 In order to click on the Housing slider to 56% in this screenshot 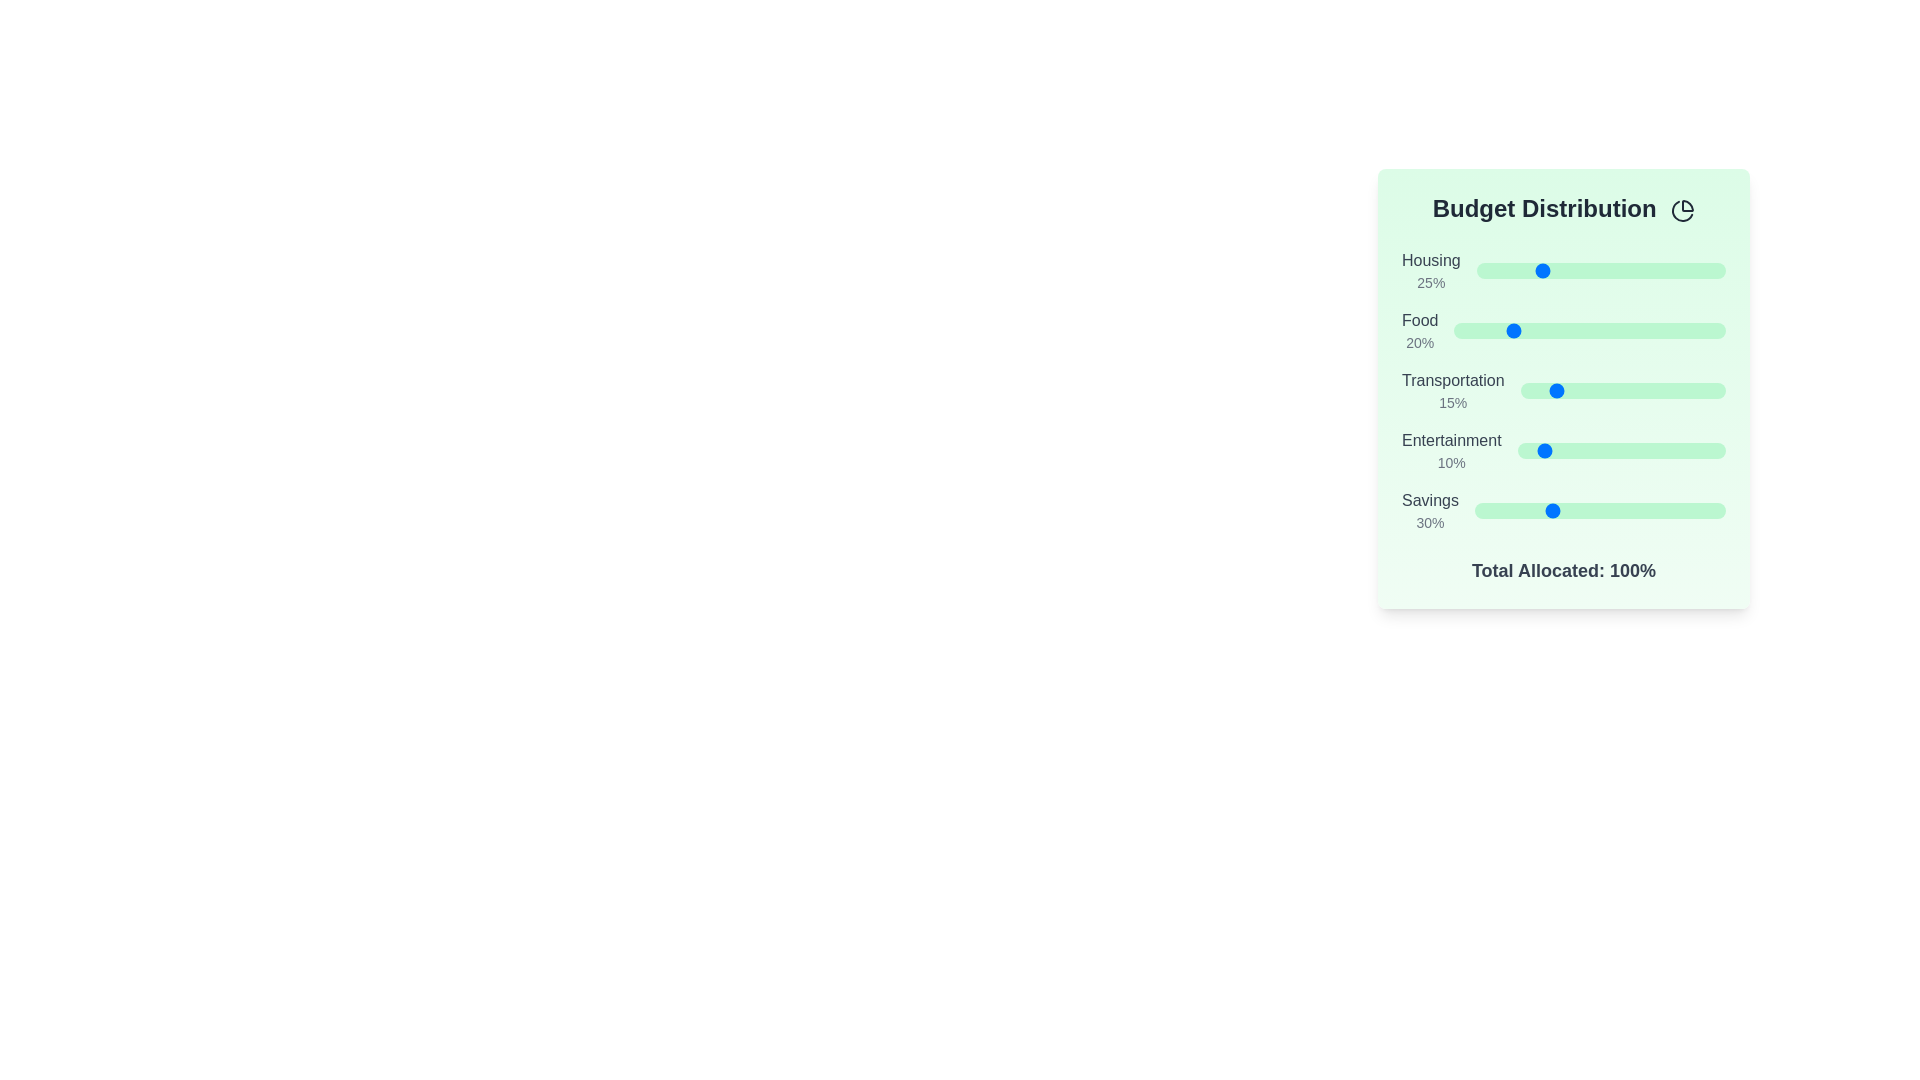, I will do `click(1616, 270)`.